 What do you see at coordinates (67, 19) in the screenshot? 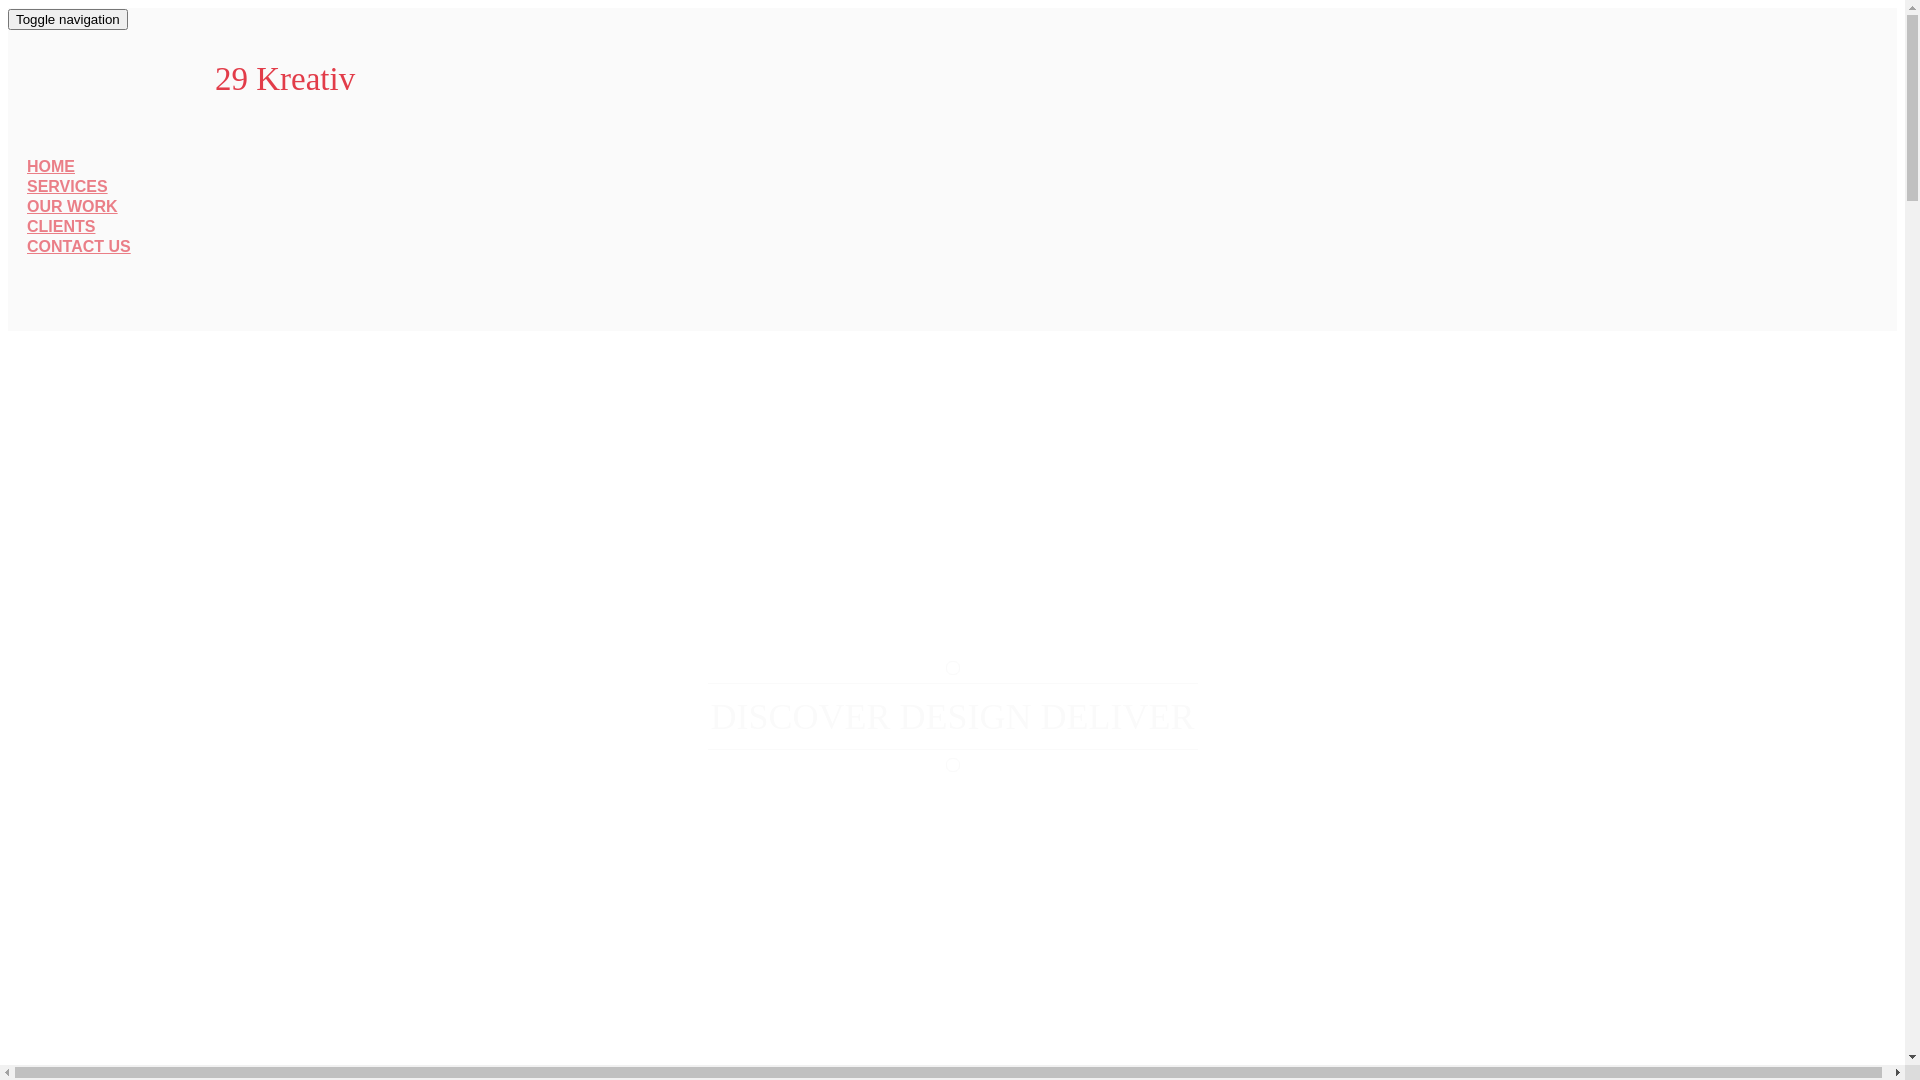
I see `'Toggle navigation'` at bounding box center [67, 19].